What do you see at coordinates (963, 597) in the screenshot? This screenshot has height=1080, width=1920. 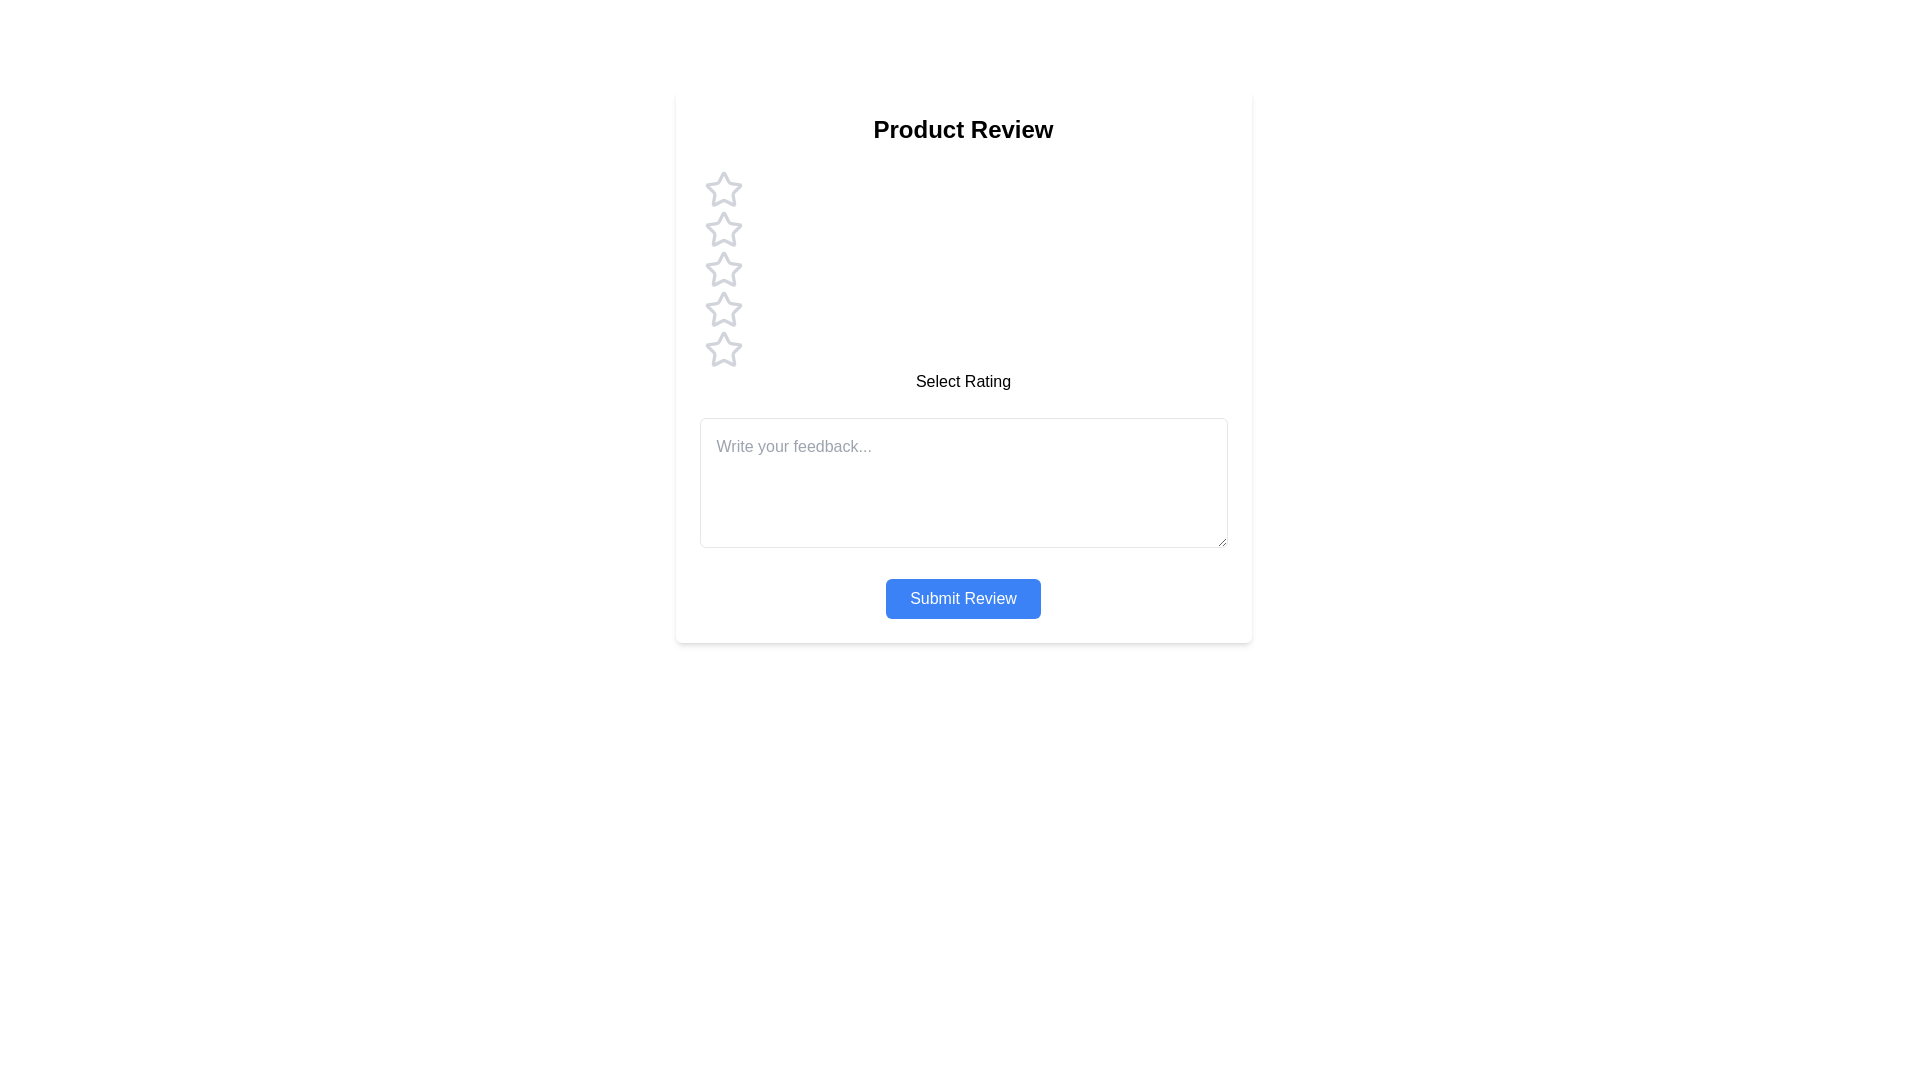 I see `the blue 'Submit Review' button` at bounding box center [963, 597].